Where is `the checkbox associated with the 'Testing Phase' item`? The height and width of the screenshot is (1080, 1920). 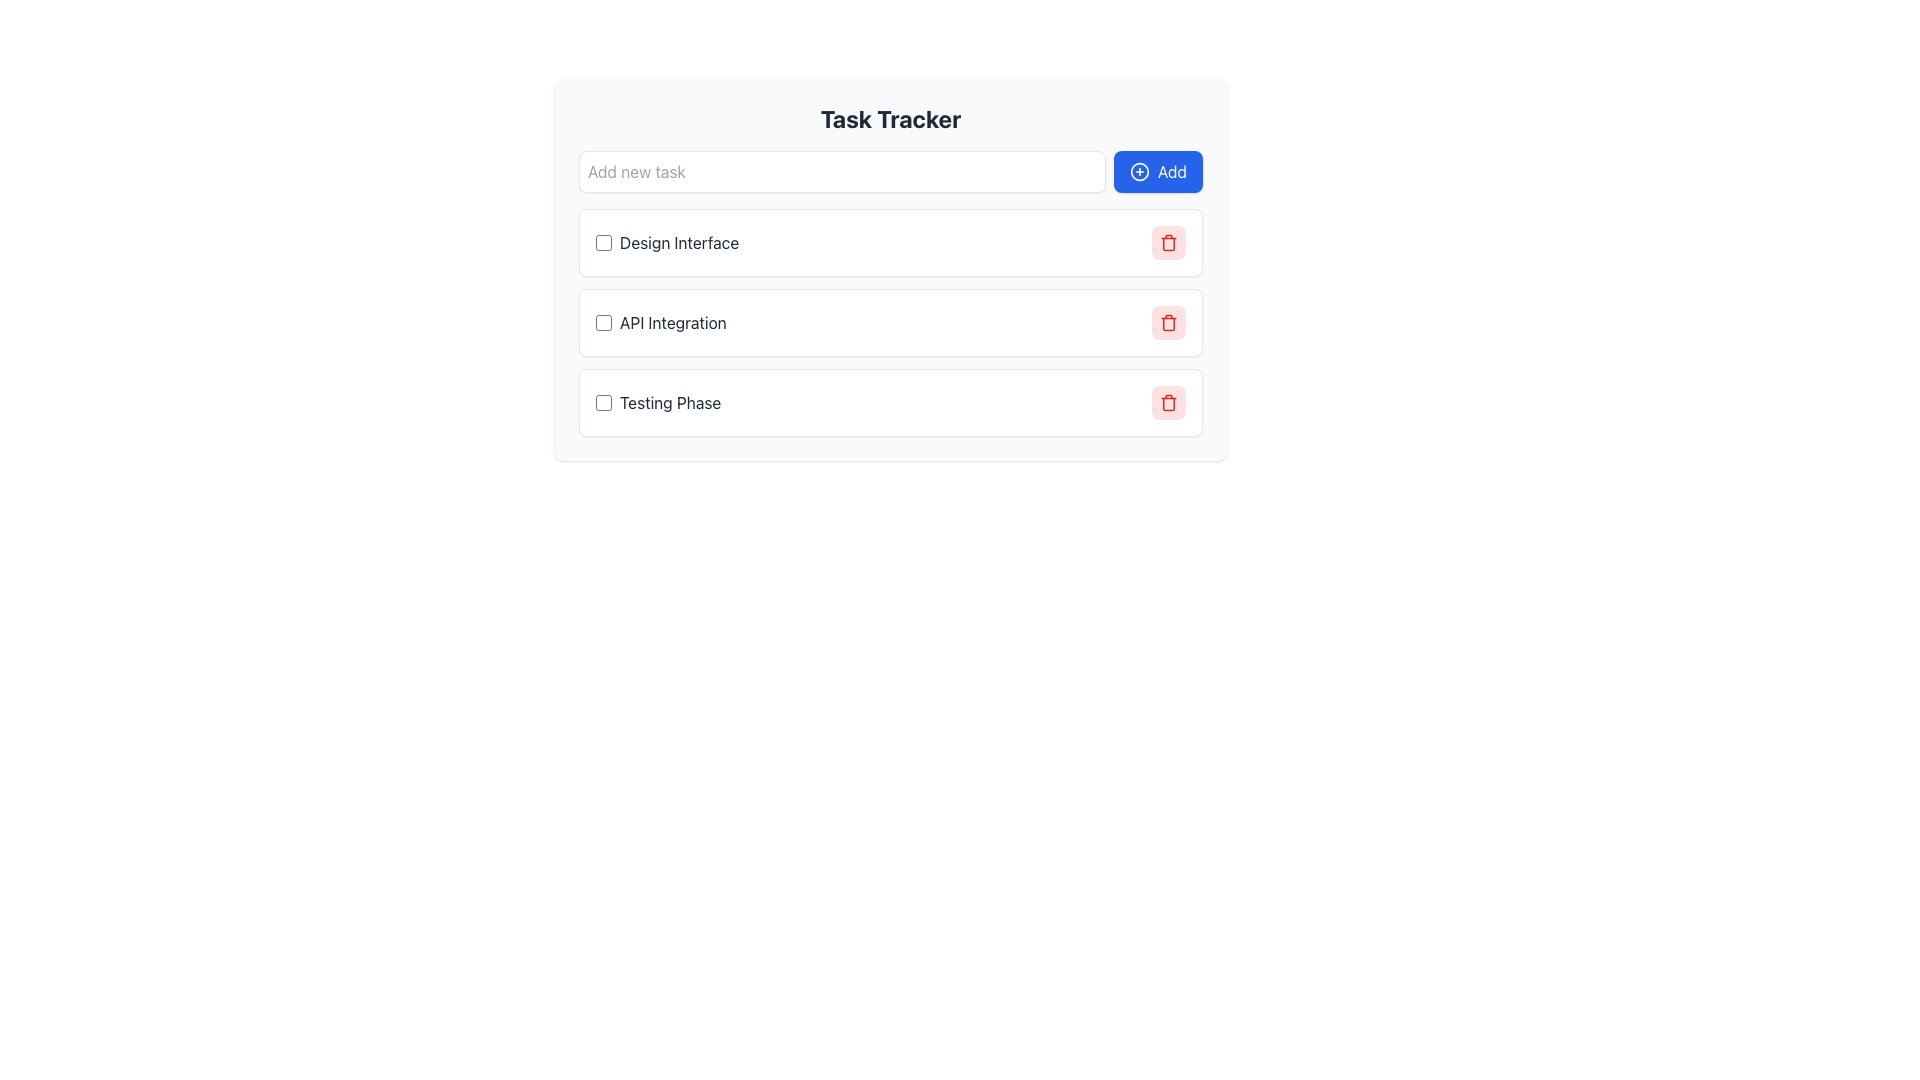
the checkbox associated with the 'Testing Phase' item is located at coordinates (603, 402).